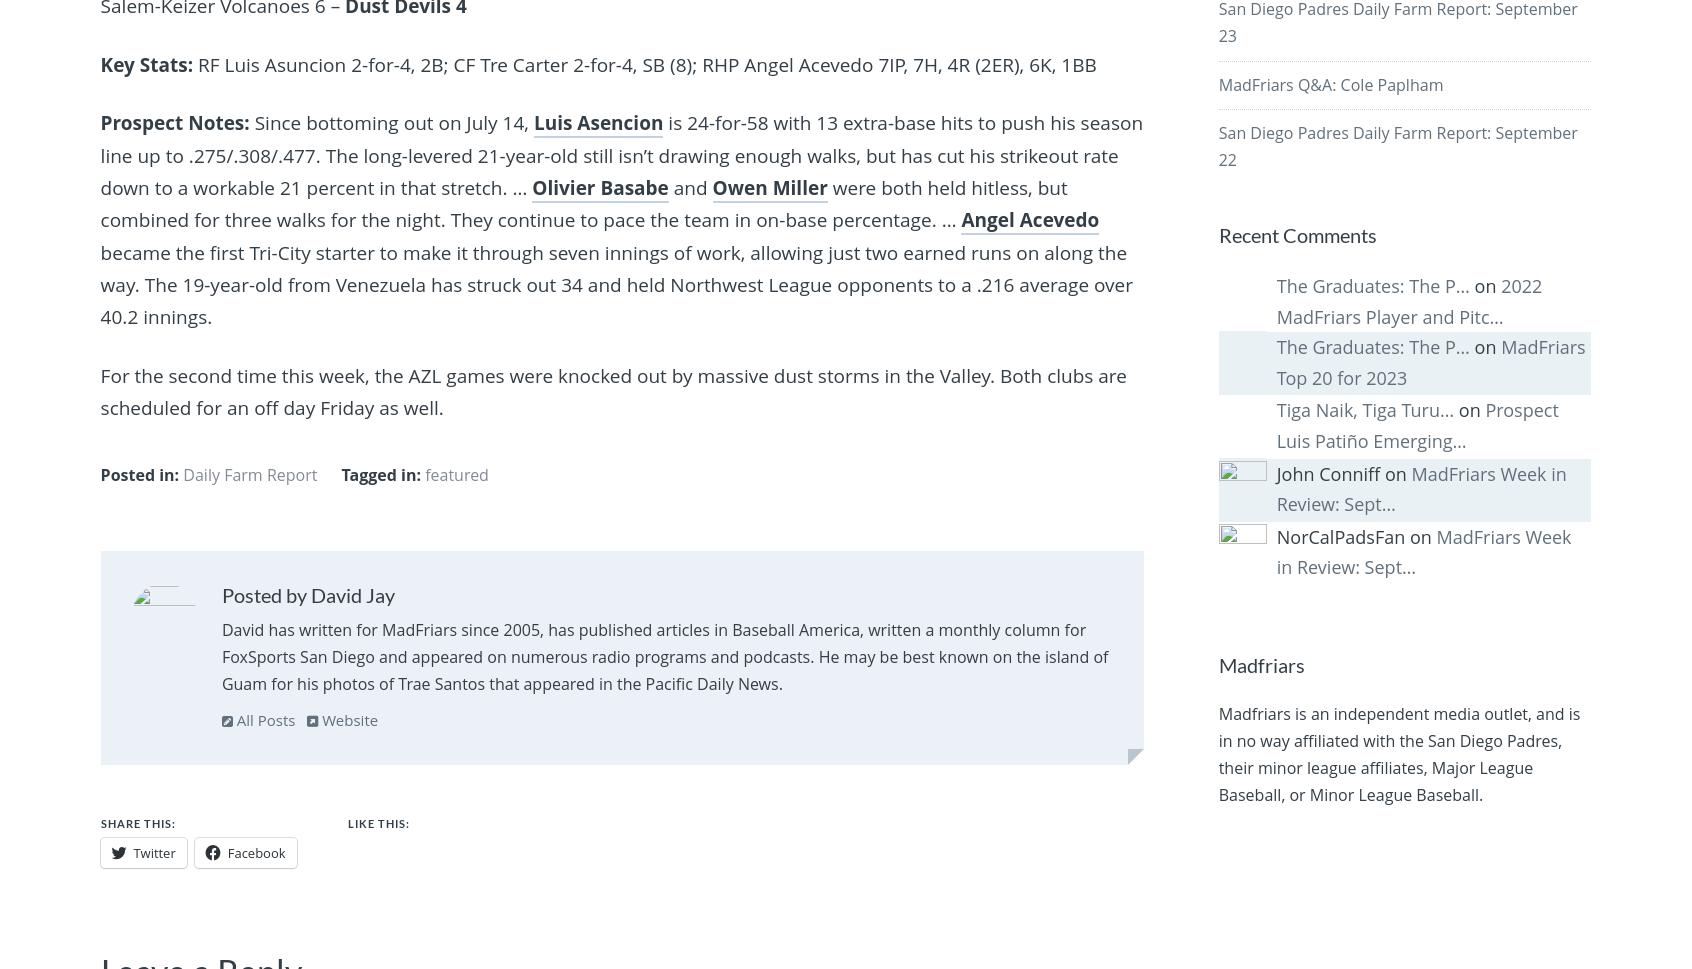 The height and width of the screenshot is (969, 1692). What do you see at coordinates (1274, 472) in the screenshot?
I see `'John Conniff on'` at bounding box center [1274, 472].